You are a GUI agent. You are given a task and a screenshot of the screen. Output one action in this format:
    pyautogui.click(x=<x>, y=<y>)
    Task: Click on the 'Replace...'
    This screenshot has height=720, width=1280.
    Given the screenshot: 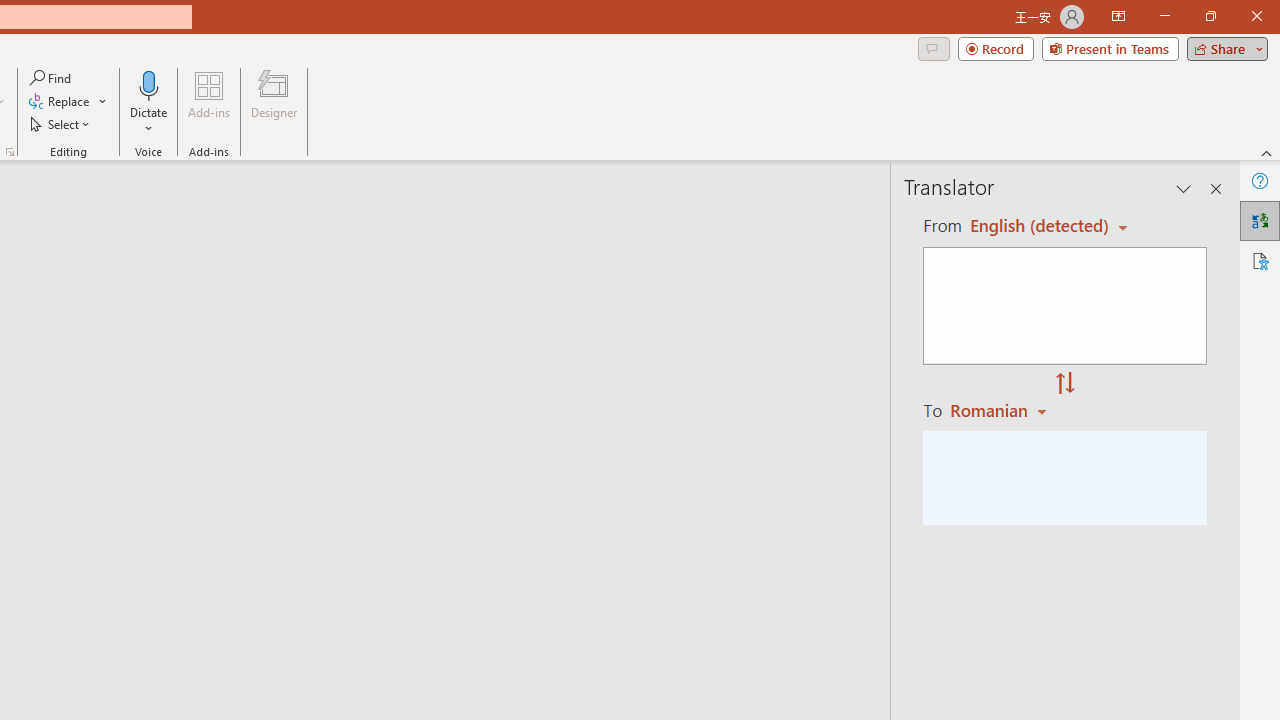 What is the action you would take?
    pyautogui.click(x=69, y=101)
    